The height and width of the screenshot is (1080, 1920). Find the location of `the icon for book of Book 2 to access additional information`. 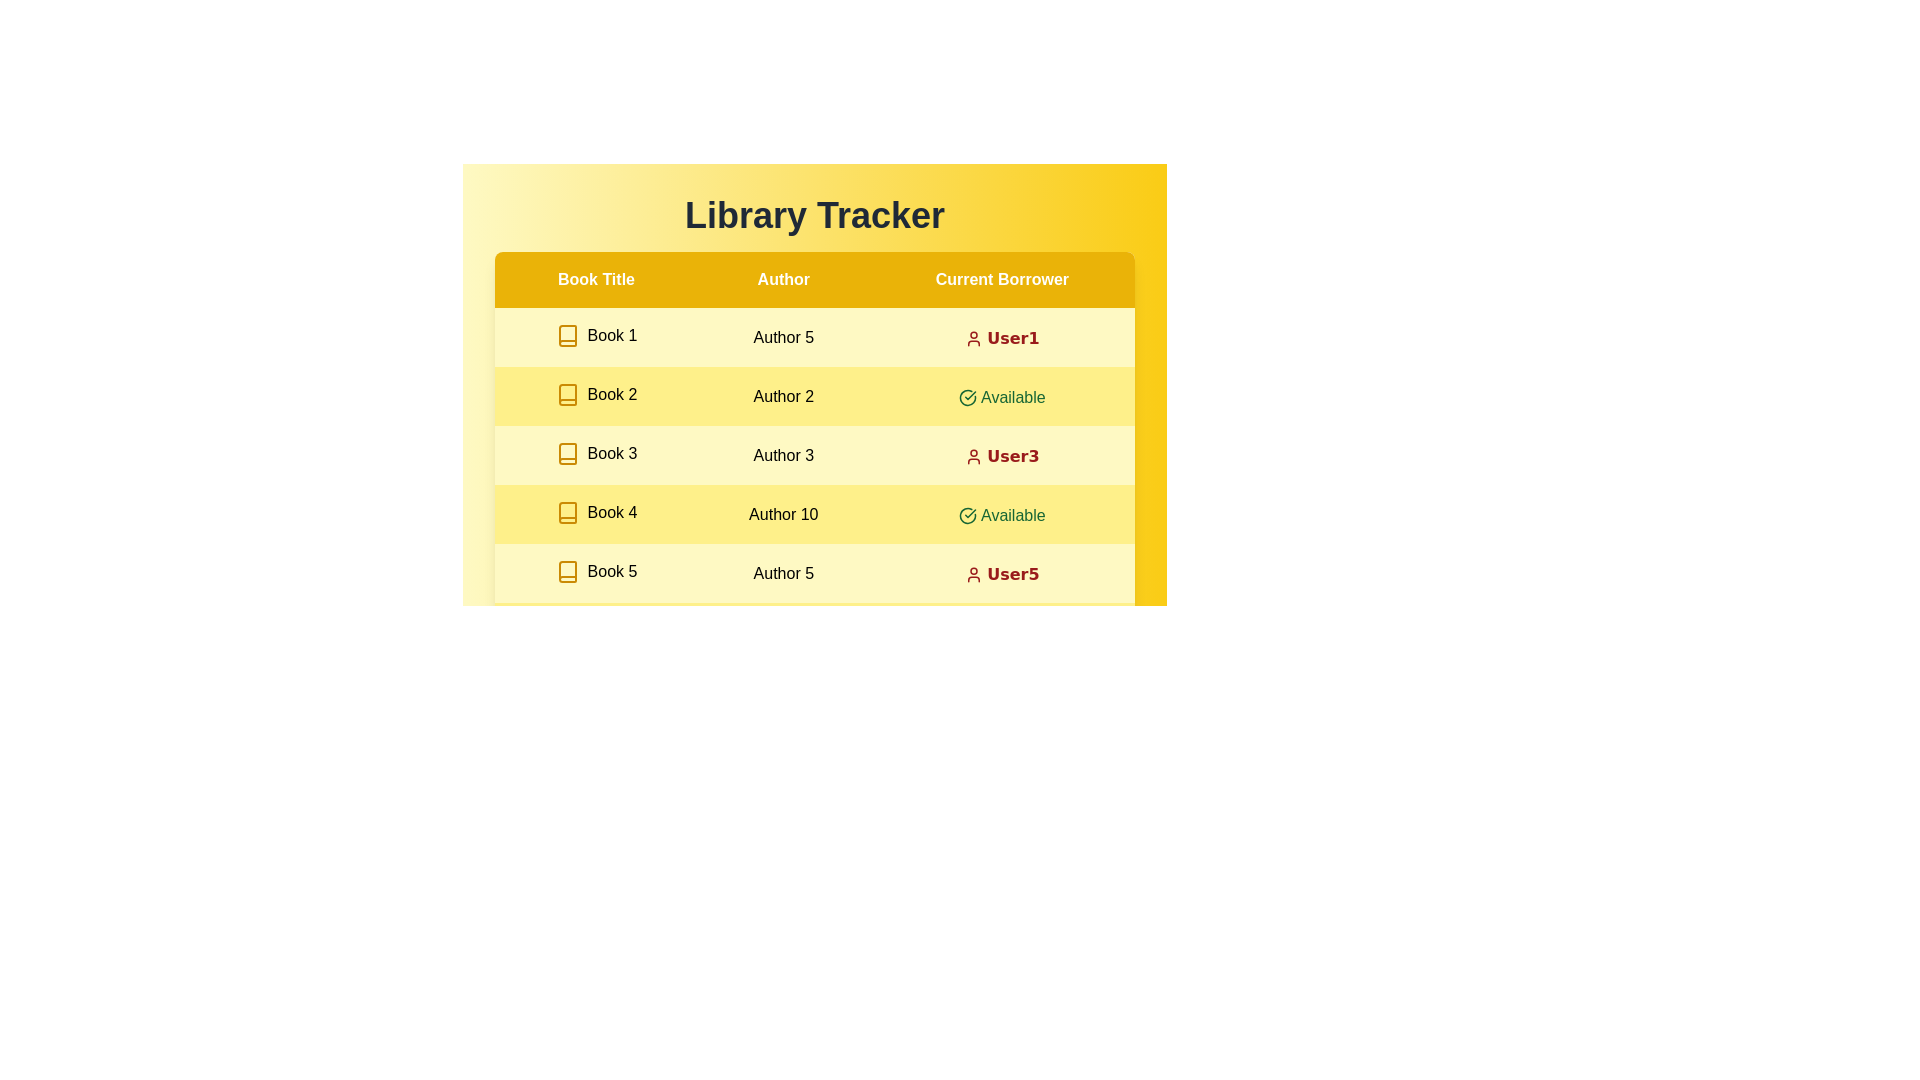

the icon for book of Book 2 to access additional information is located at coordinates (566, 394).